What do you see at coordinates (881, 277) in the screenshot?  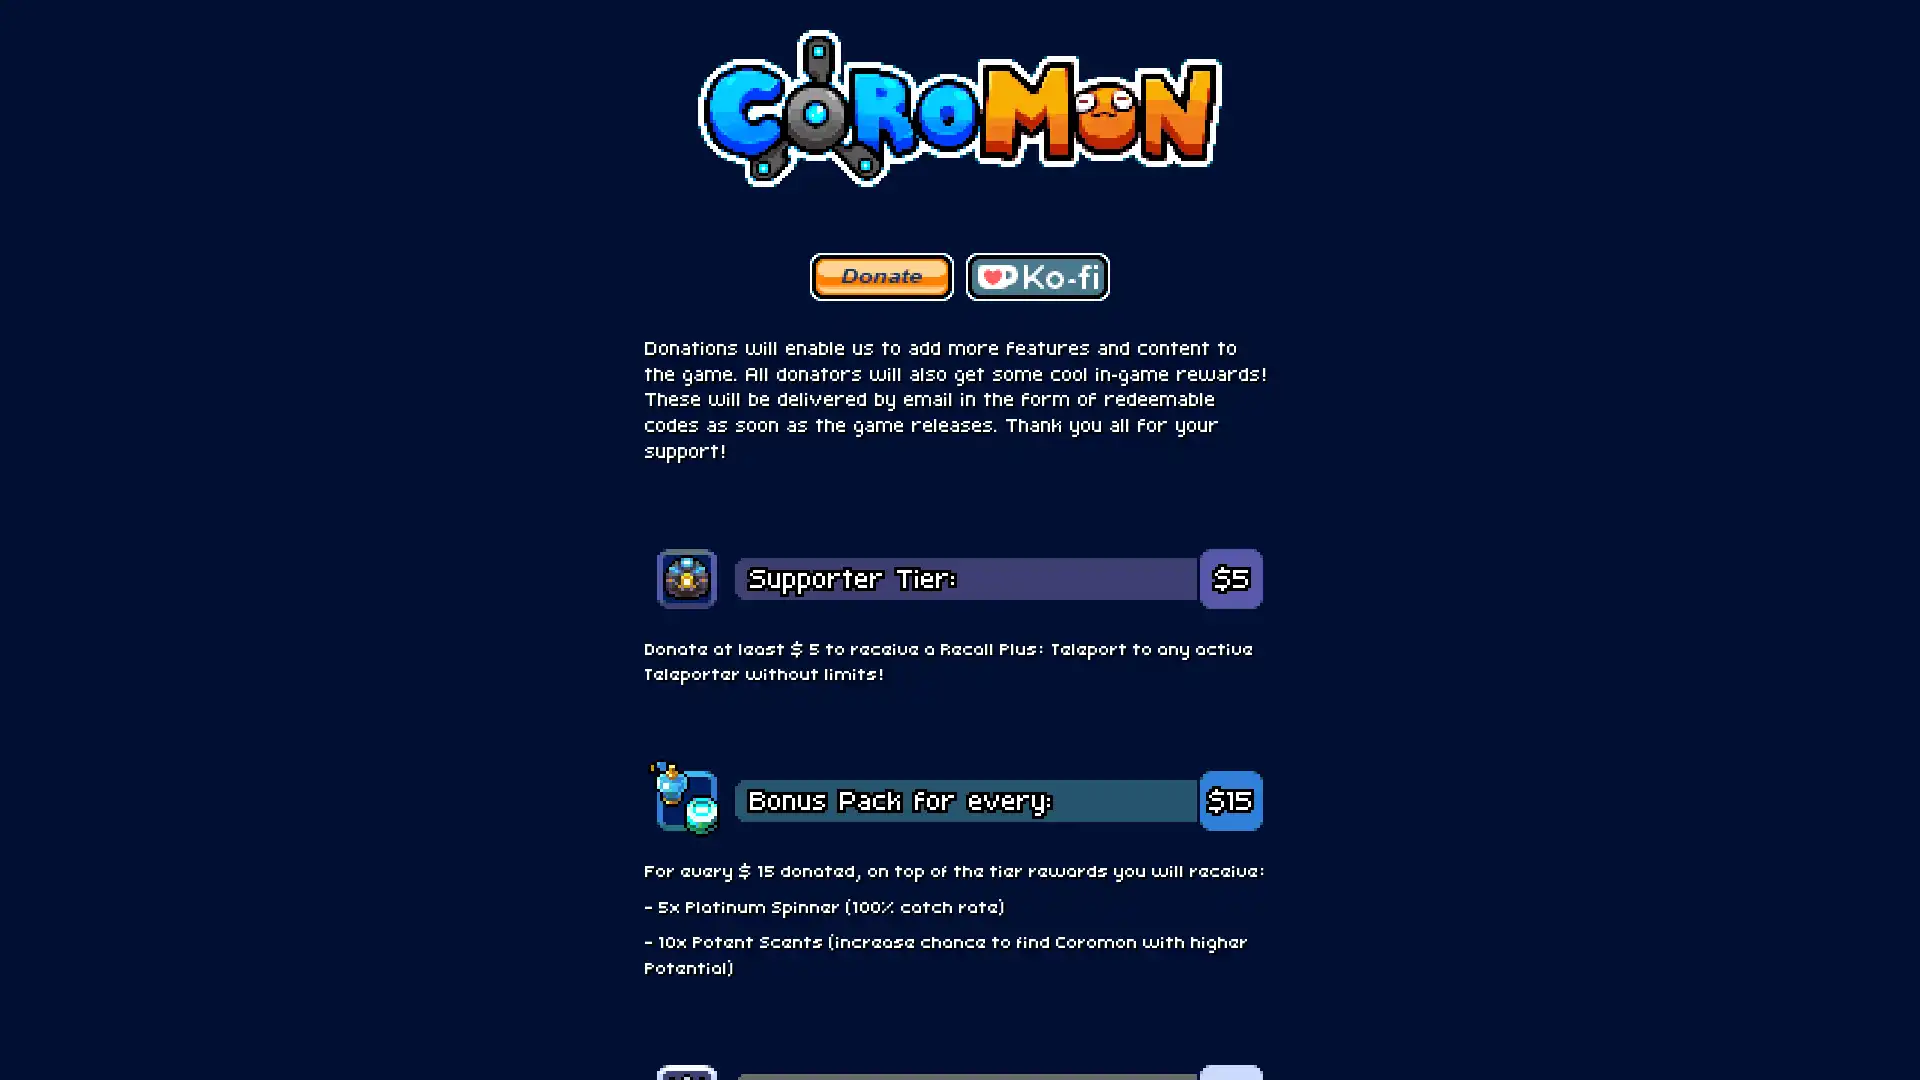 I see `PayPal  The safer, easier way to pay online!` at bounding box center [881, 277].